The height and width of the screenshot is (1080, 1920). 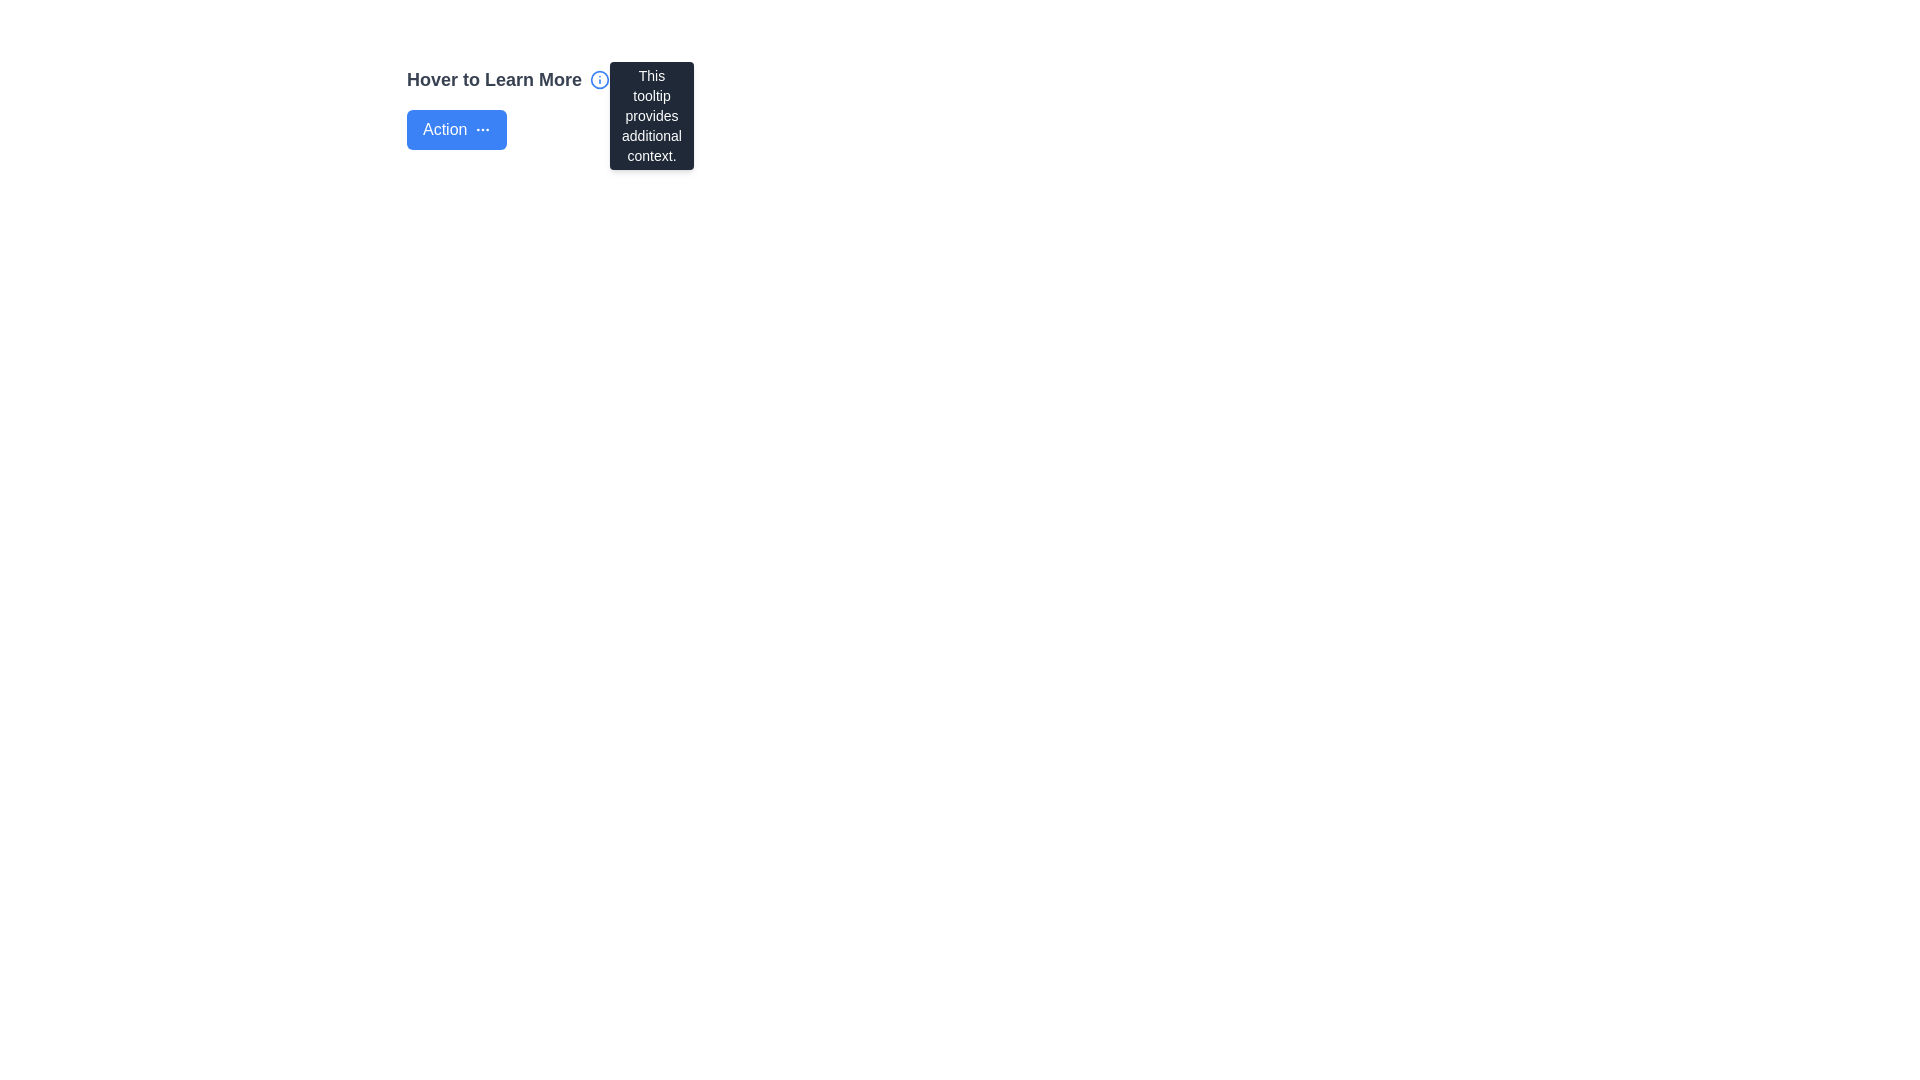 What do you see at coordinates (652, 115) in the screenshot?
I see `information presented in the tooltip that displays 'This tooltip provides additional context.' positioned above and slightly to the right of the 'info' icon in the 'Hover to Learn More' group` at bounding box center [652, 115].